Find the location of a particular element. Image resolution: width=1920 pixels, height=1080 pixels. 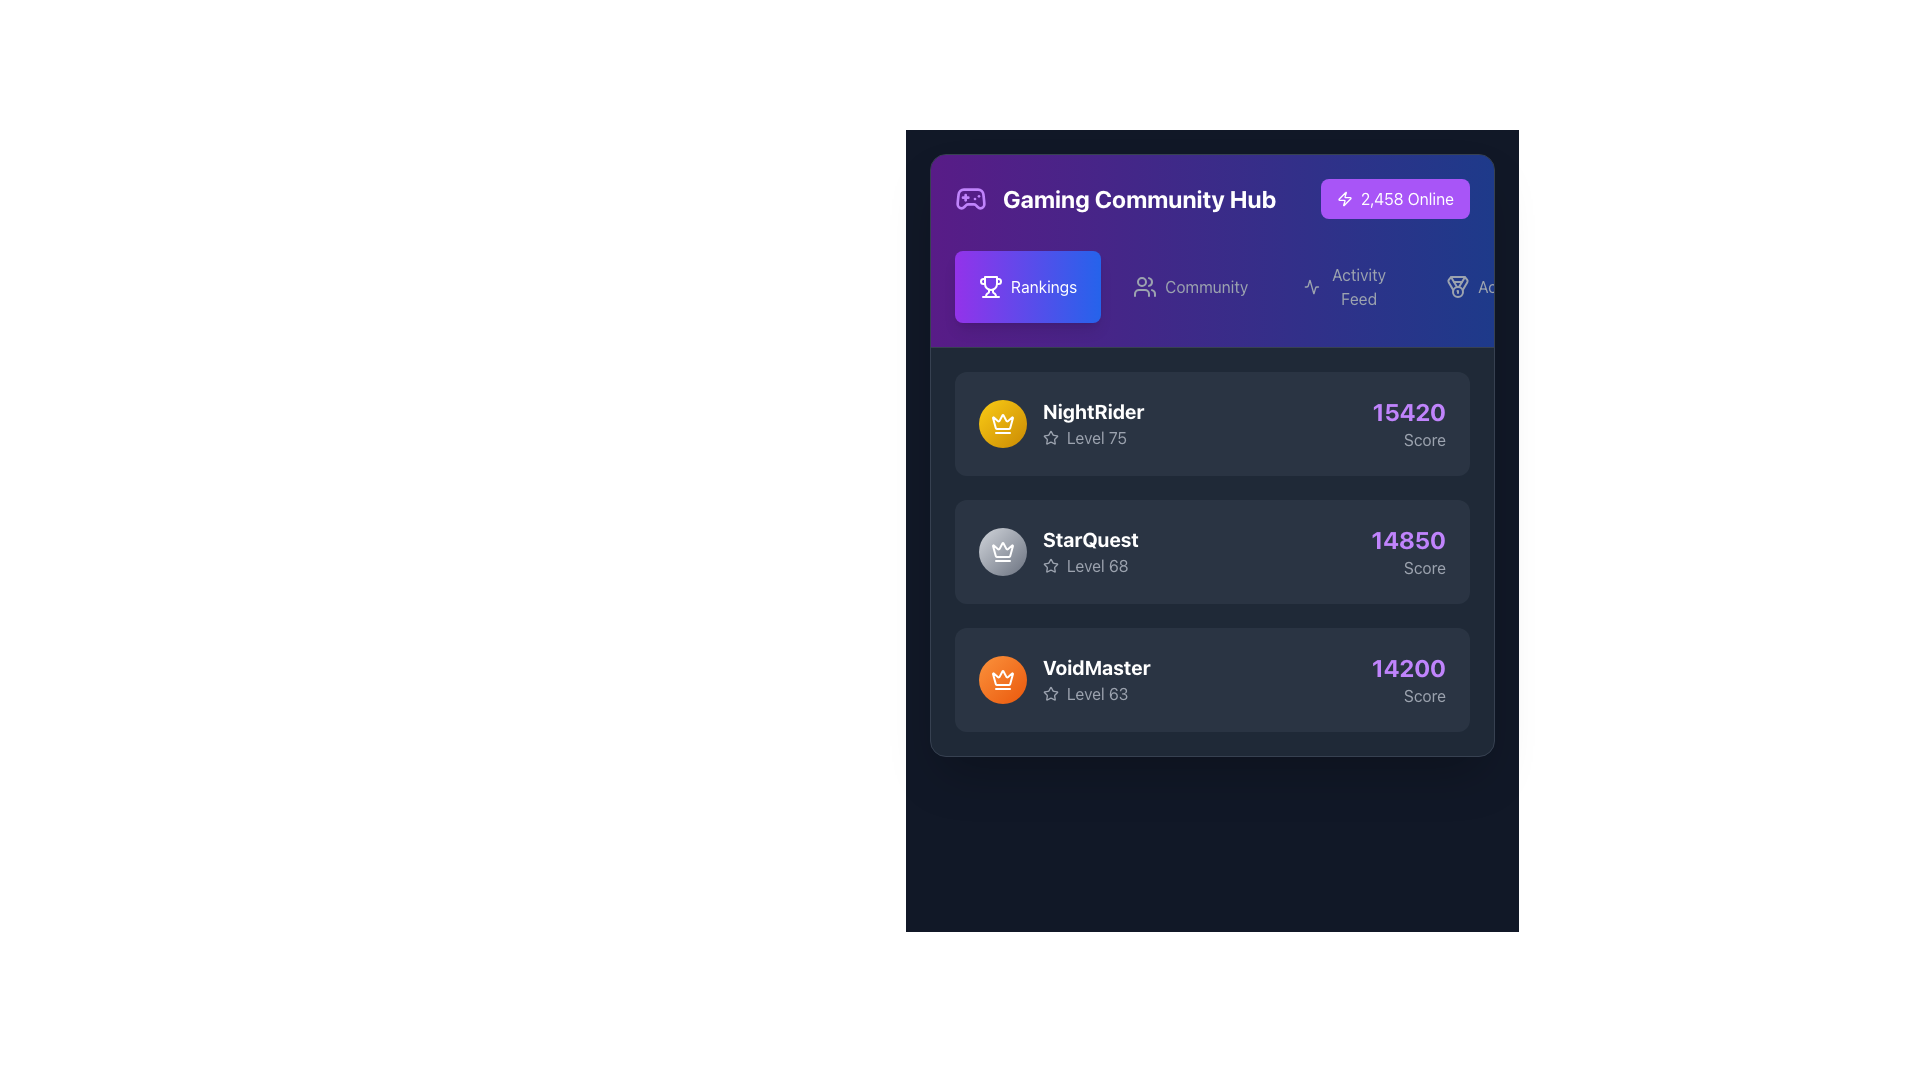

the Text label displaying the score value '14200' for the user 'VoidMaster', located in the right-aligned section of the leaderboard row is located at coordinates (1407, 667).